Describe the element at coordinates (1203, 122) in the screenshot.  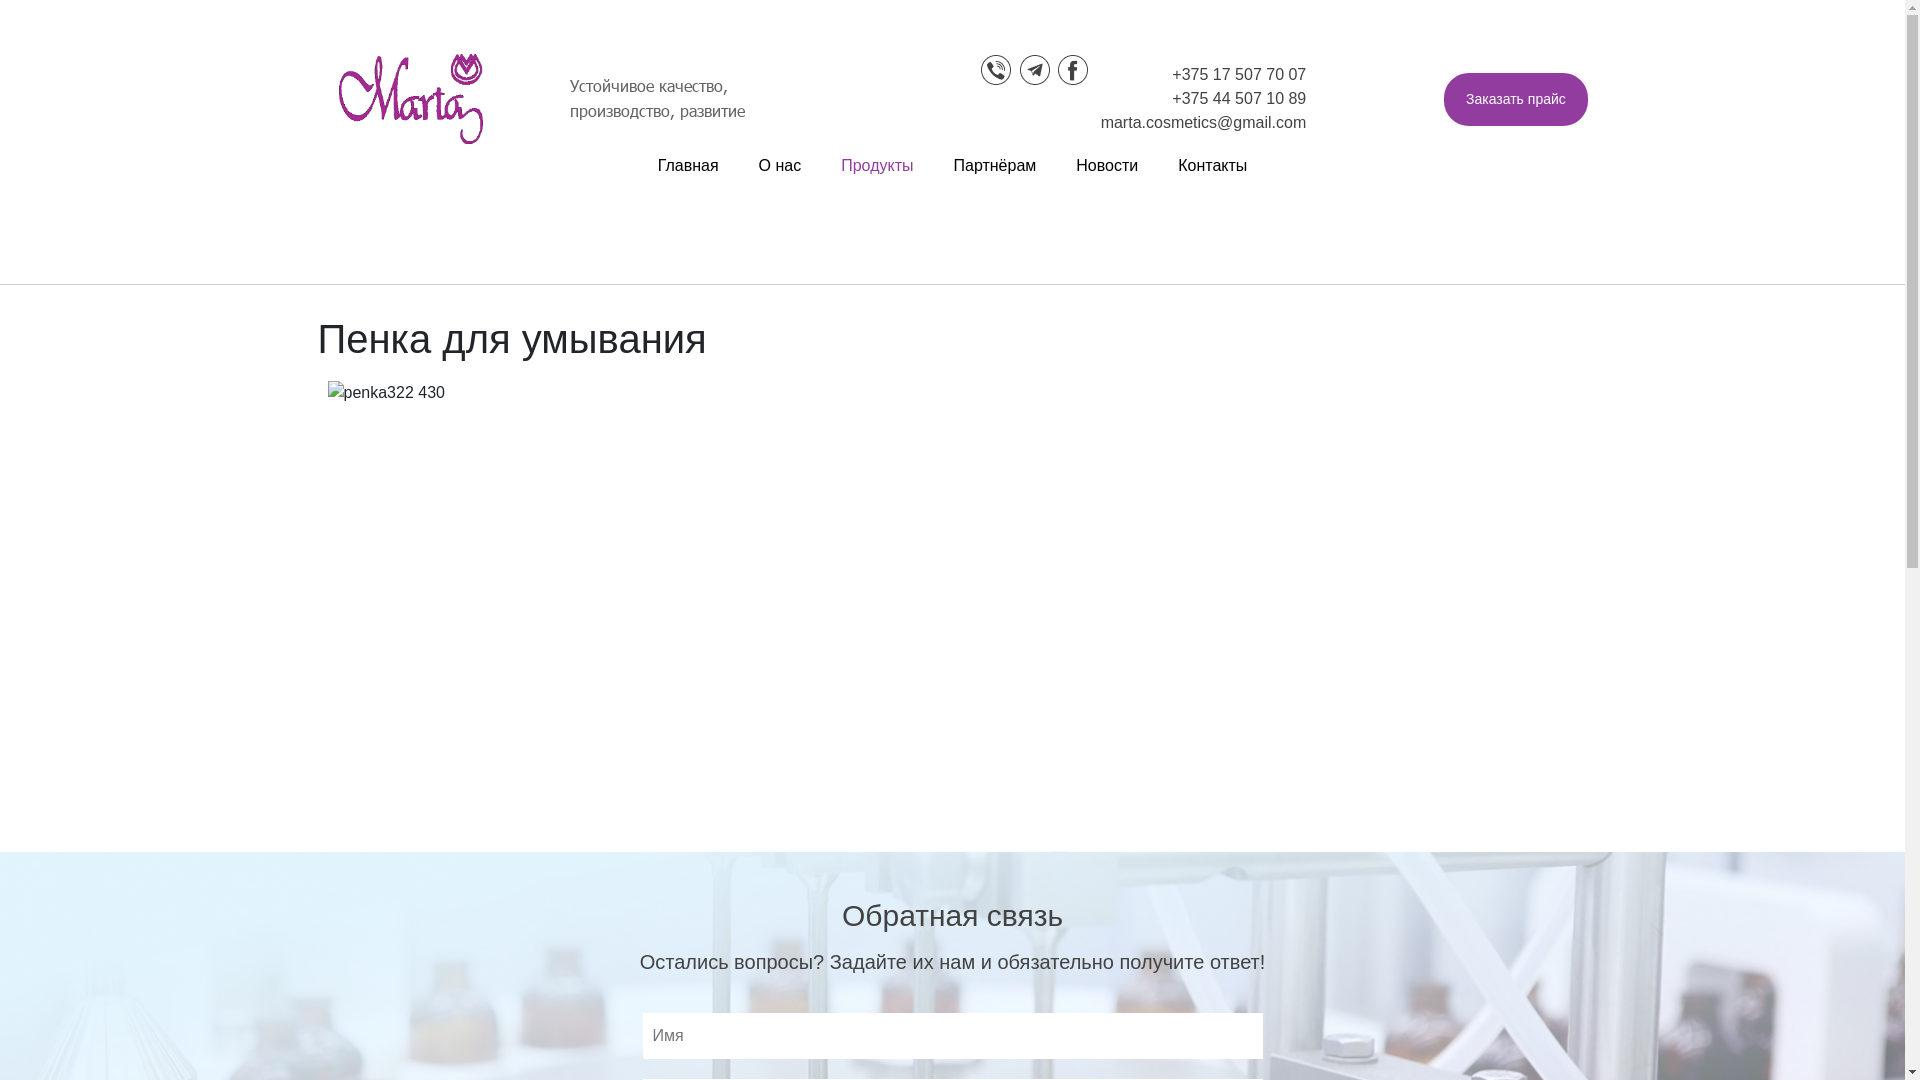
I see `'marta.cosmetics@gmail.com'` at that location.